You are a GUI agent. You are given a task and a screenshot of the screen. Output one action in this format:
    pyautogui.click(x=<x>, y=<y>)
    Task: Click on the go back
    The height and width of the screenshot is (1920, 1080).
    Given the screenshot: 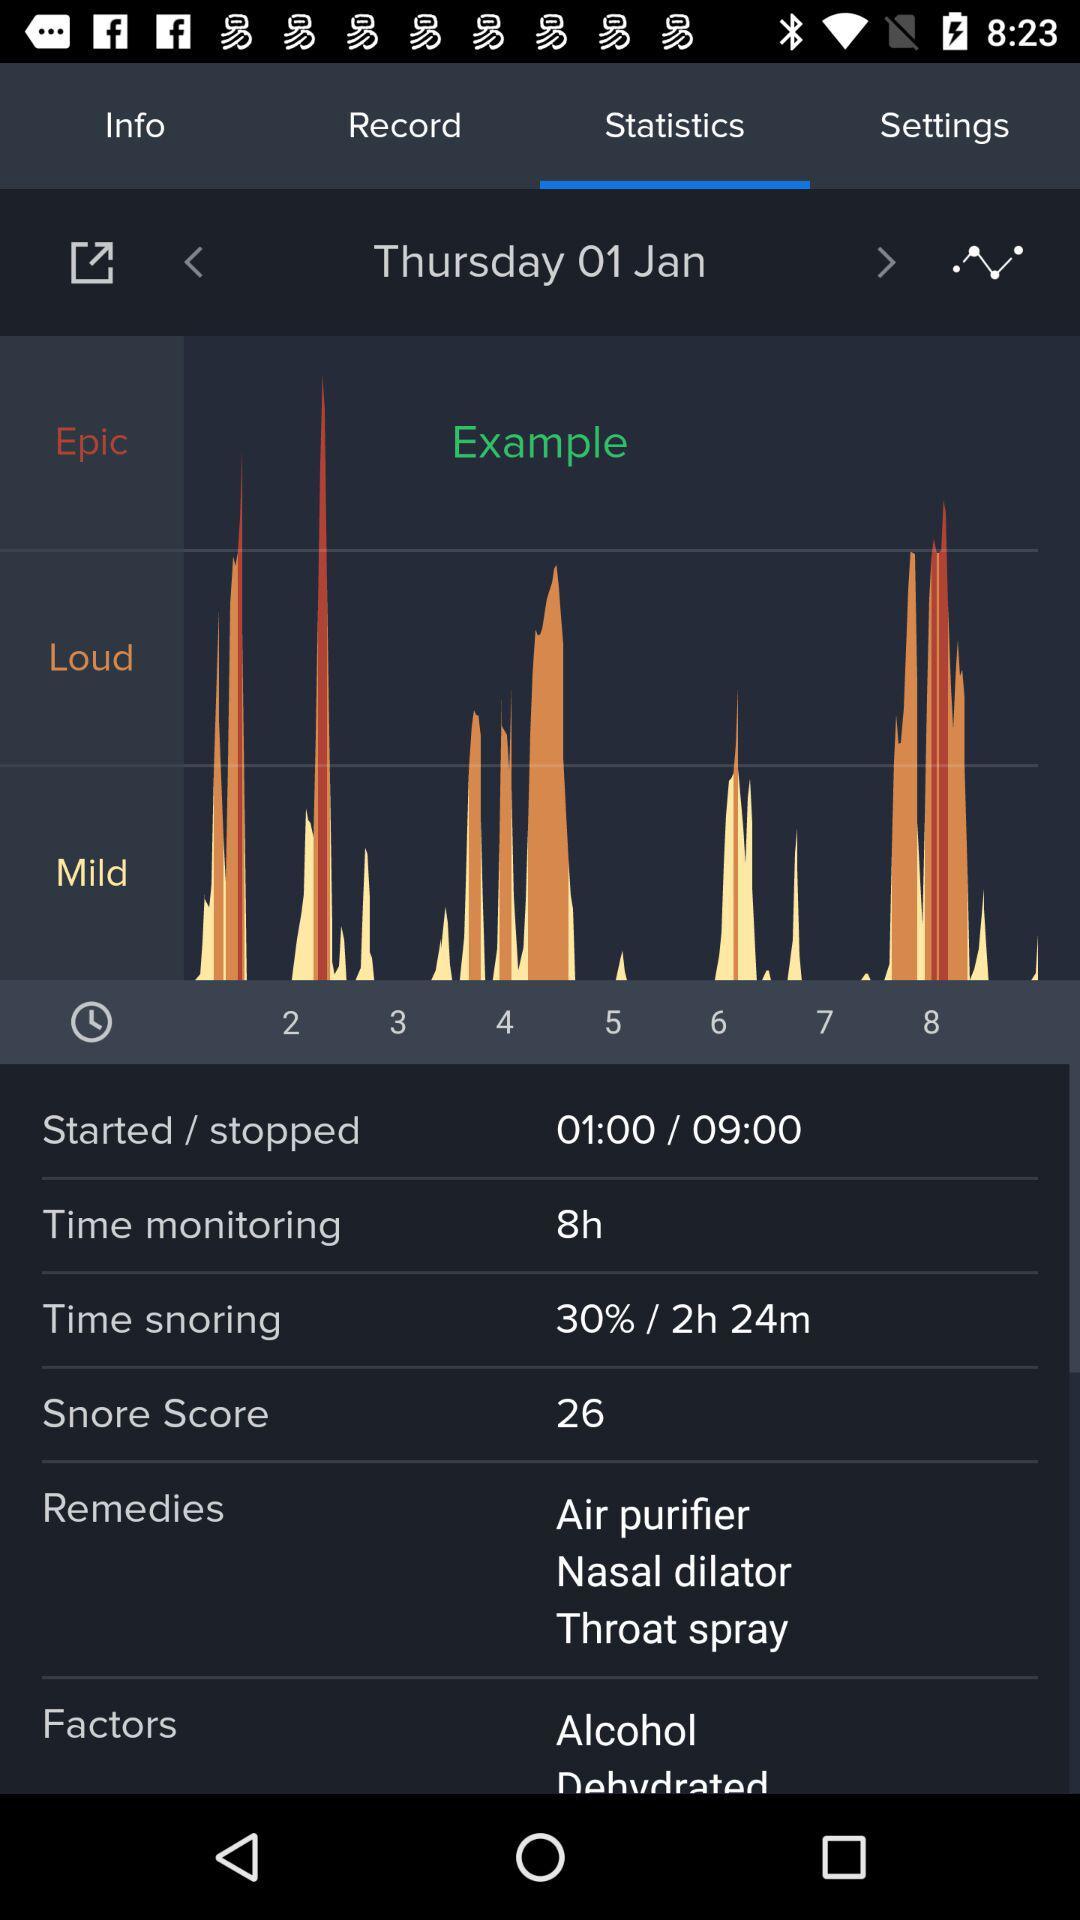 What is the action you would take?
    pyautogui.click(x=244, y=261)
    